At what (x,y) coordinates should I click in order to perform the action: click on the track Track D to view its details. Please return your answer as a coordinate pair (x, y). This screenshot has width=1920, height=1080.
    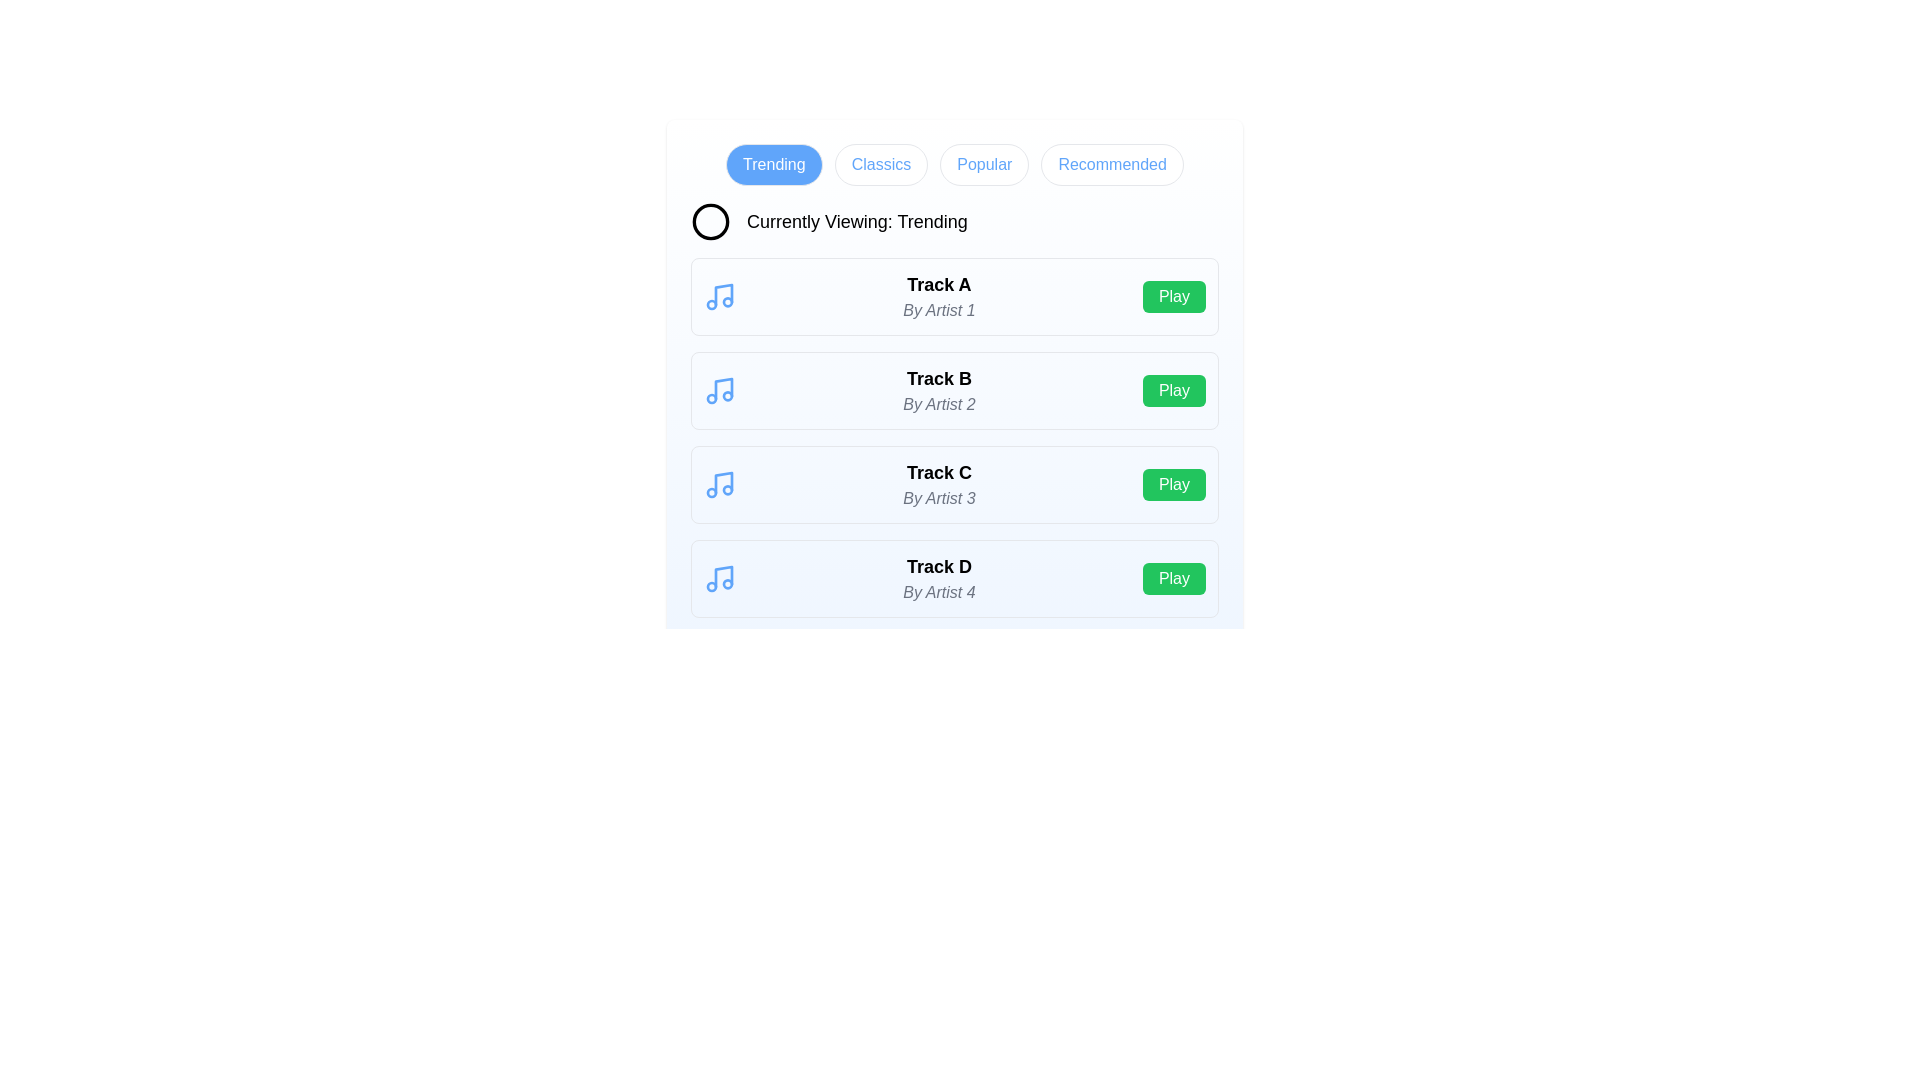
    Looking at the image, I should click on (938, 578).